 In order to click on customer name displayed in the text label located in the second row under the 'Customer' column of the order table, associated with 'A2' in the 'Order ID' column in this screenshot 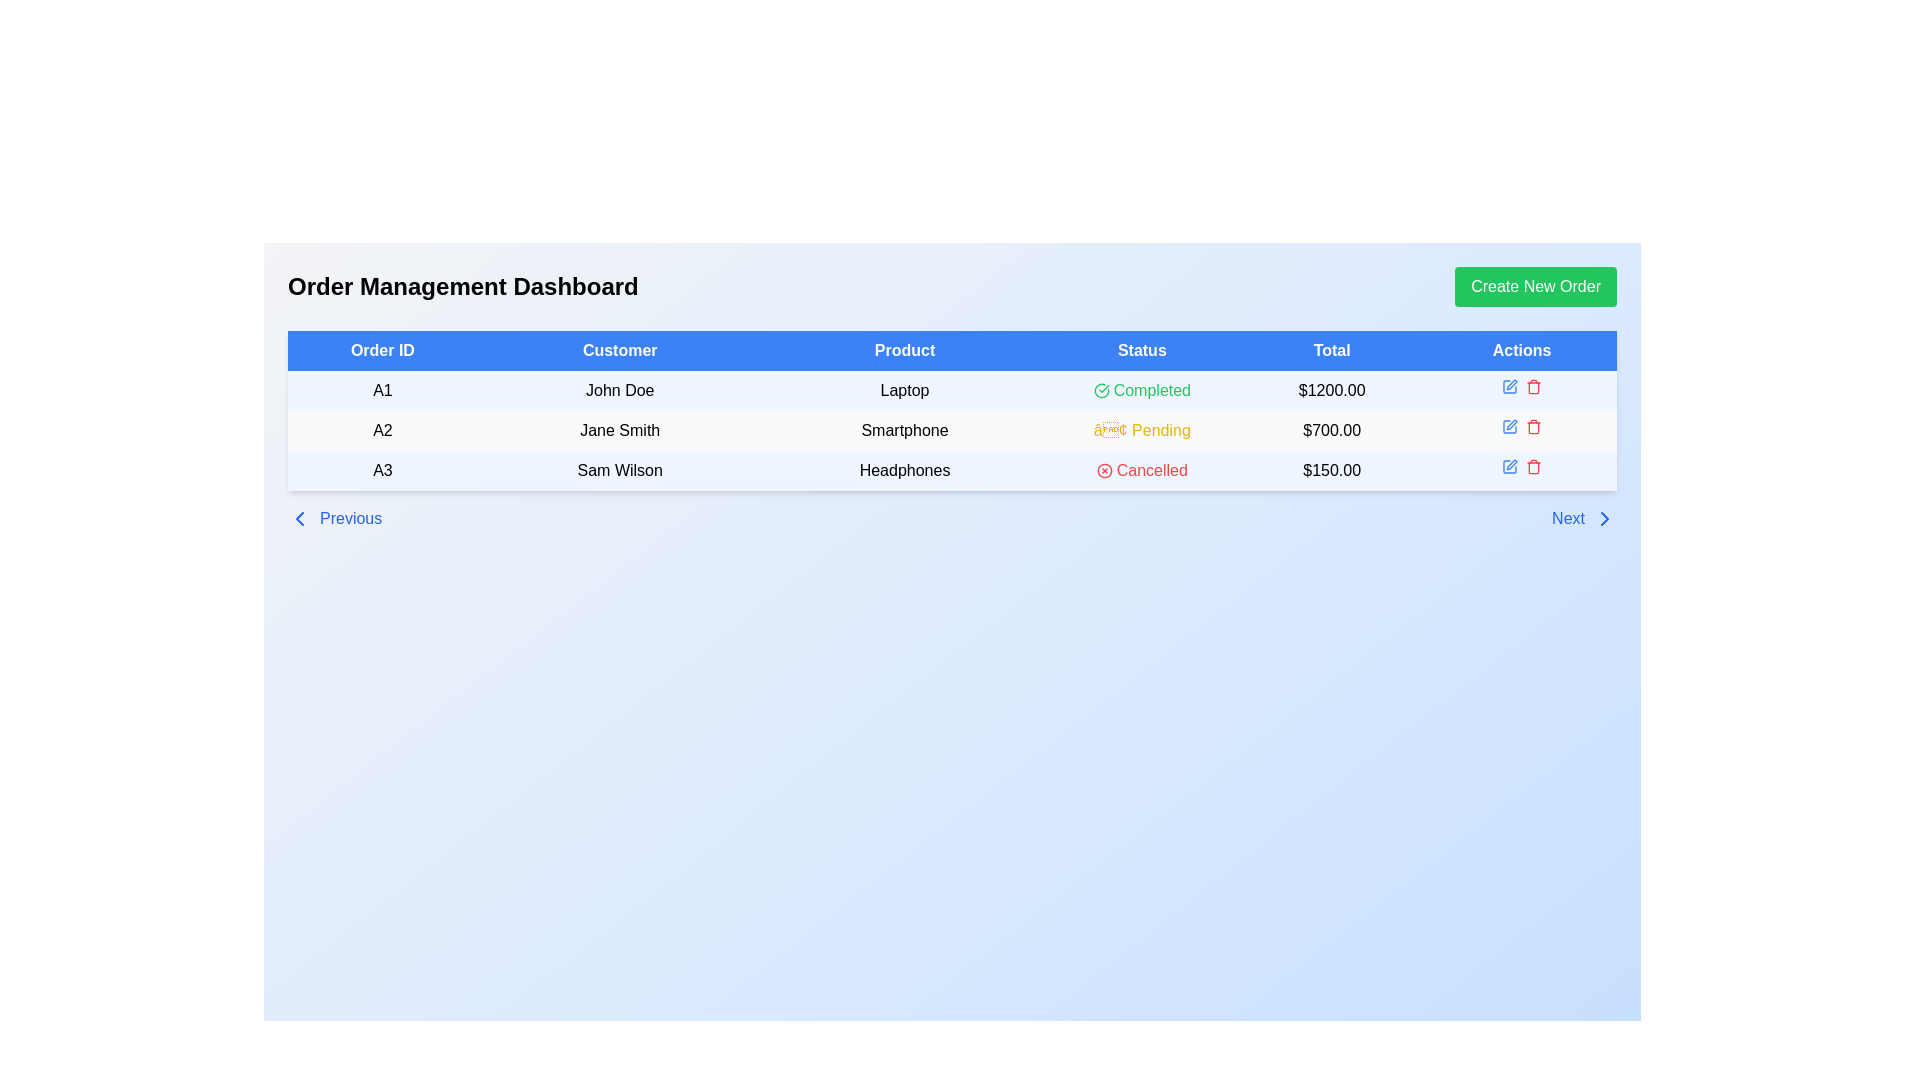, I will do `click(619, 430)`.